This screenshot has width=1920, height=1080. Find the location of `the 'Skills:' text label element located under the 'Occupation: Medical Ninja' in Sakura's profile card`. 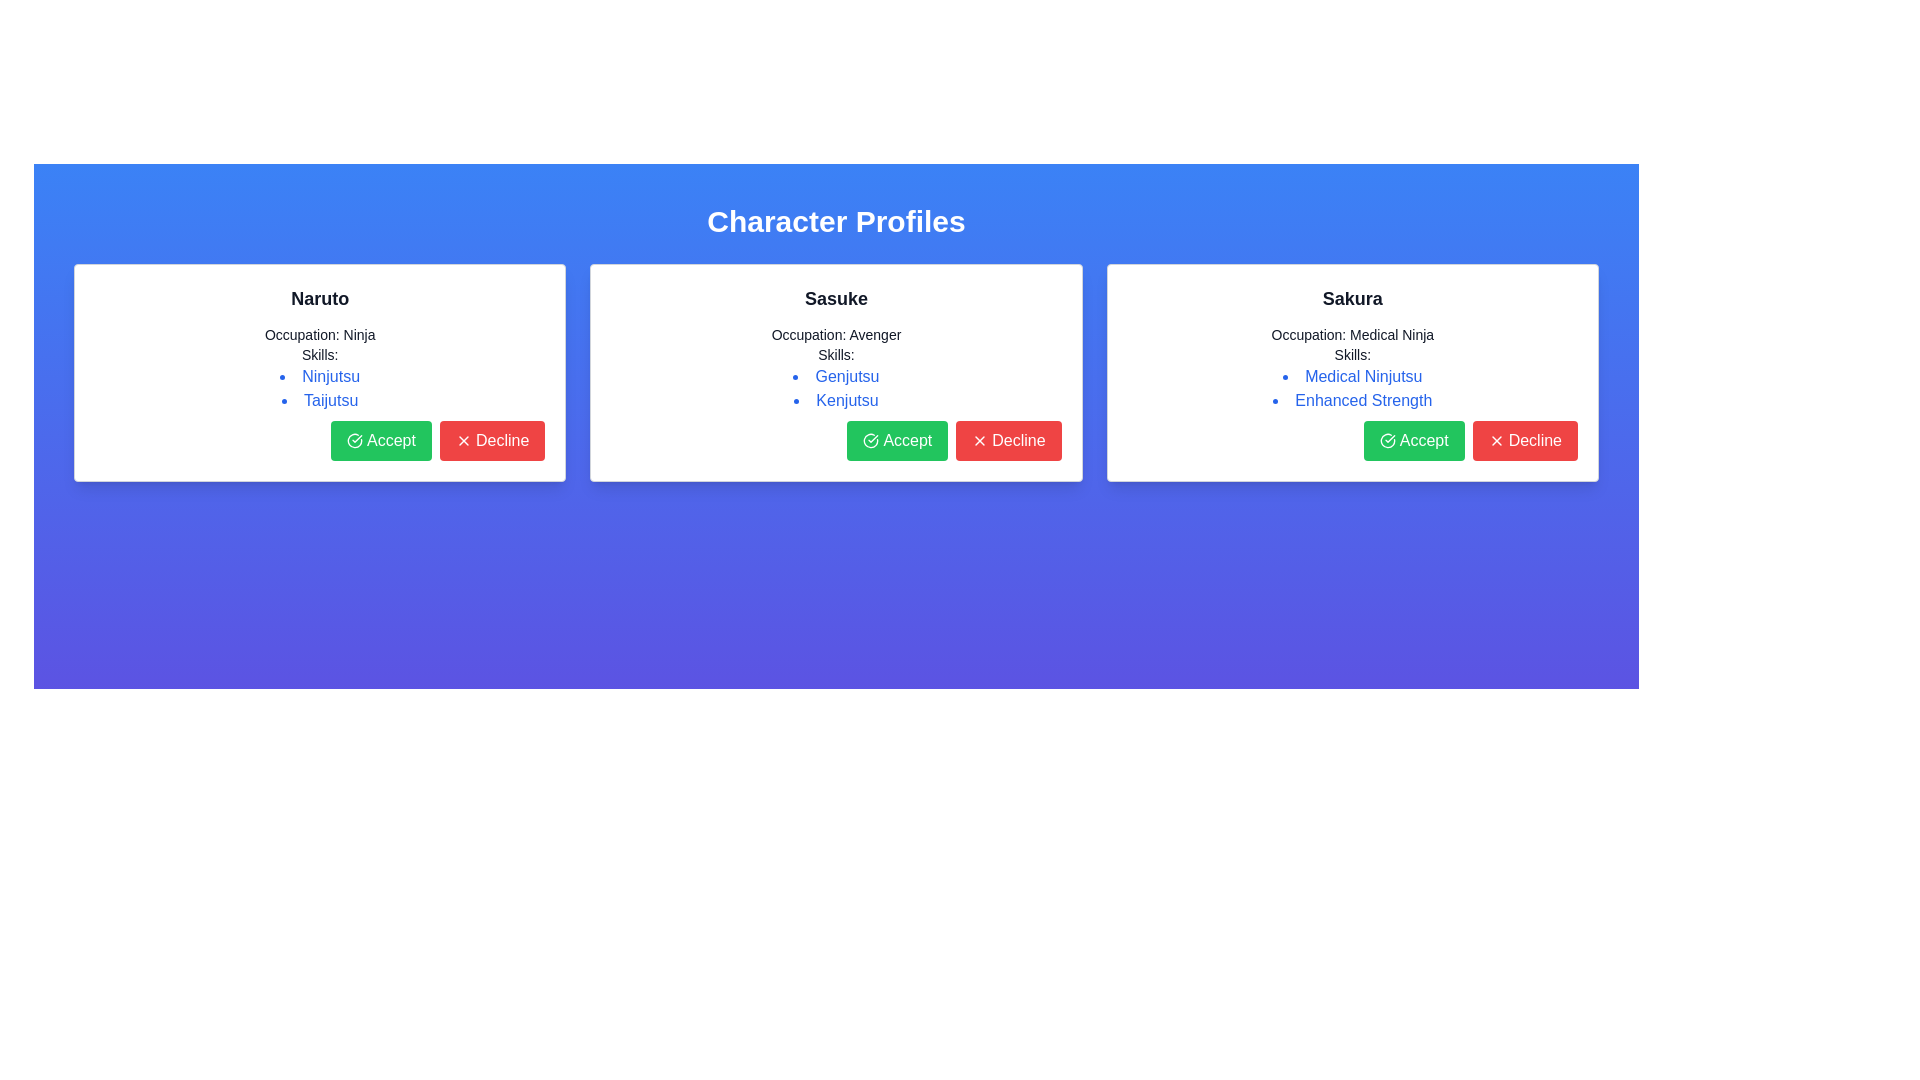

the 'Skills:' text label element located under the 'Occupation: Medical Ninja' in Sakura's profile card is located at coordinates (1352, 353).